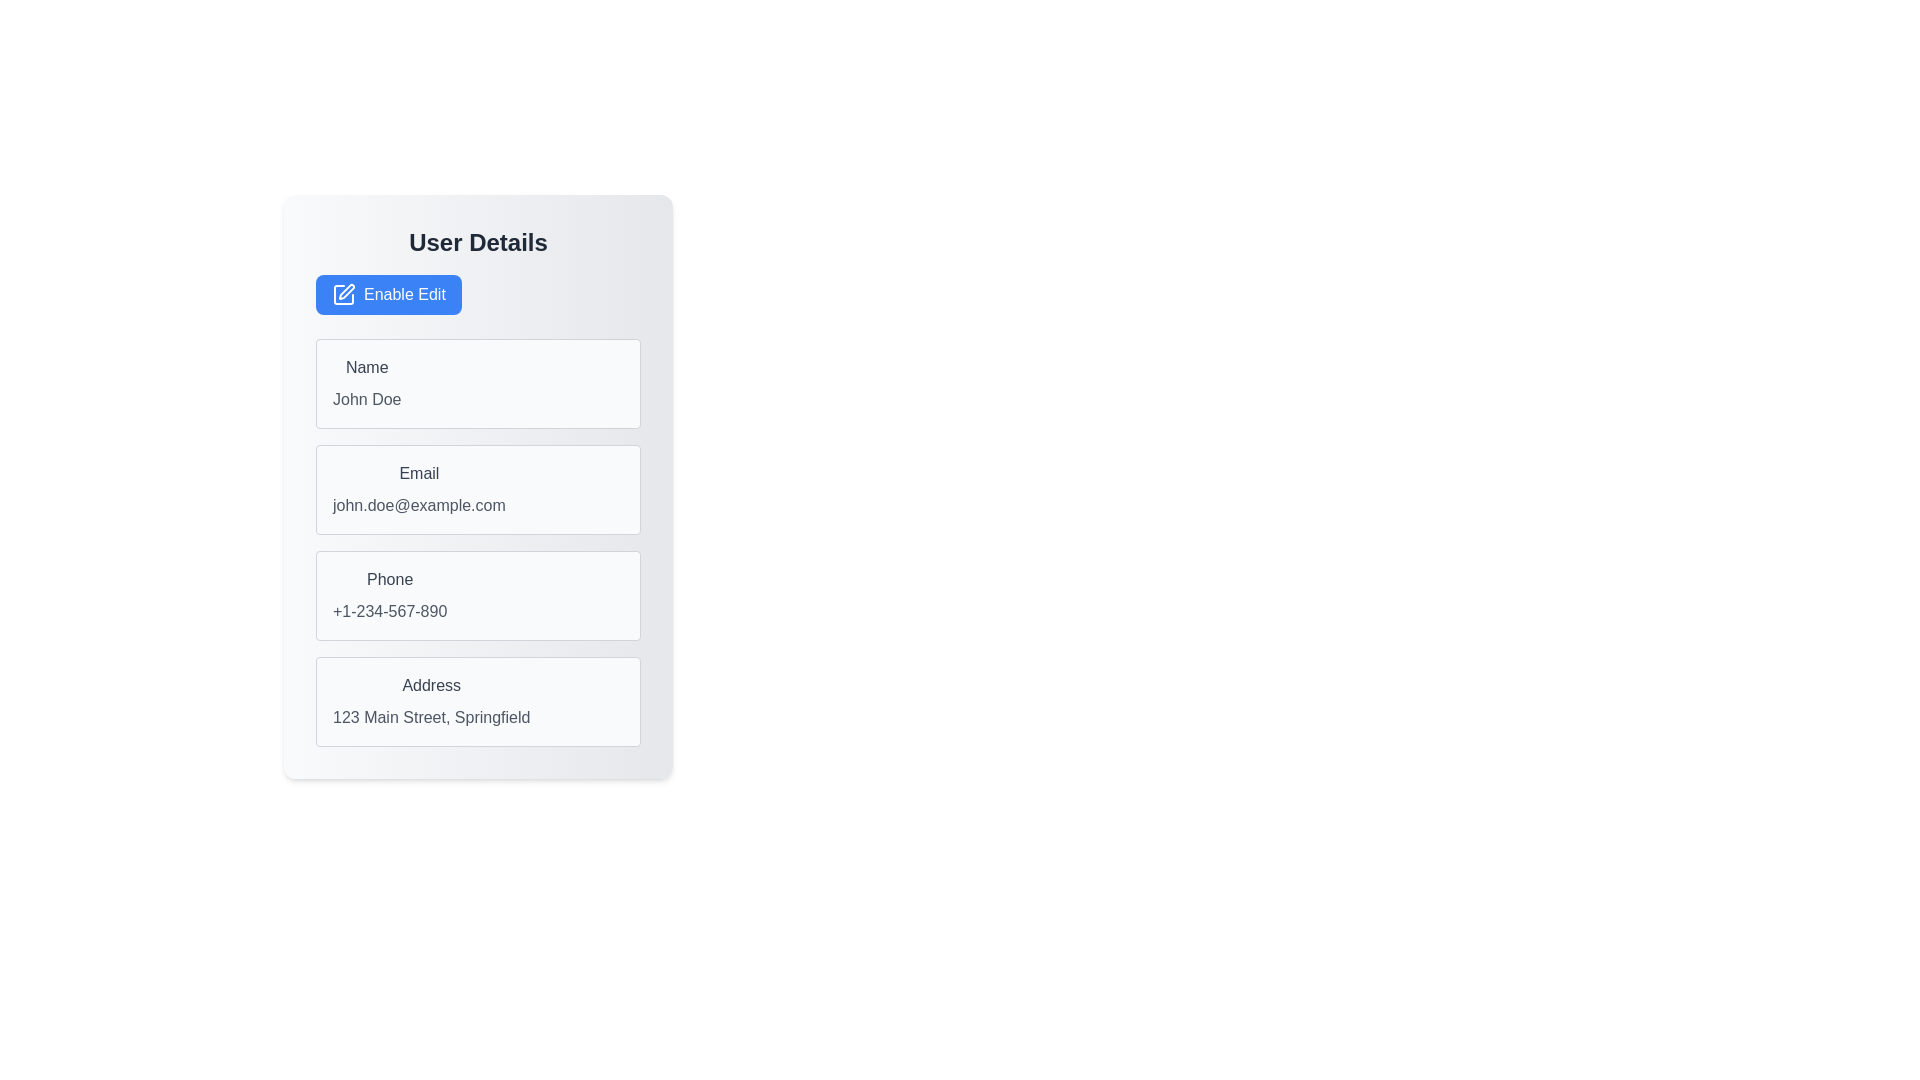 This screenshot has width=1920, height=1080. What do you see at coordinates (367, 367) in the screenshot?
I see `the label indicating the user's name, which is positioned above the value 'John Doe' in the user details area` at bounding box center [367, 367].